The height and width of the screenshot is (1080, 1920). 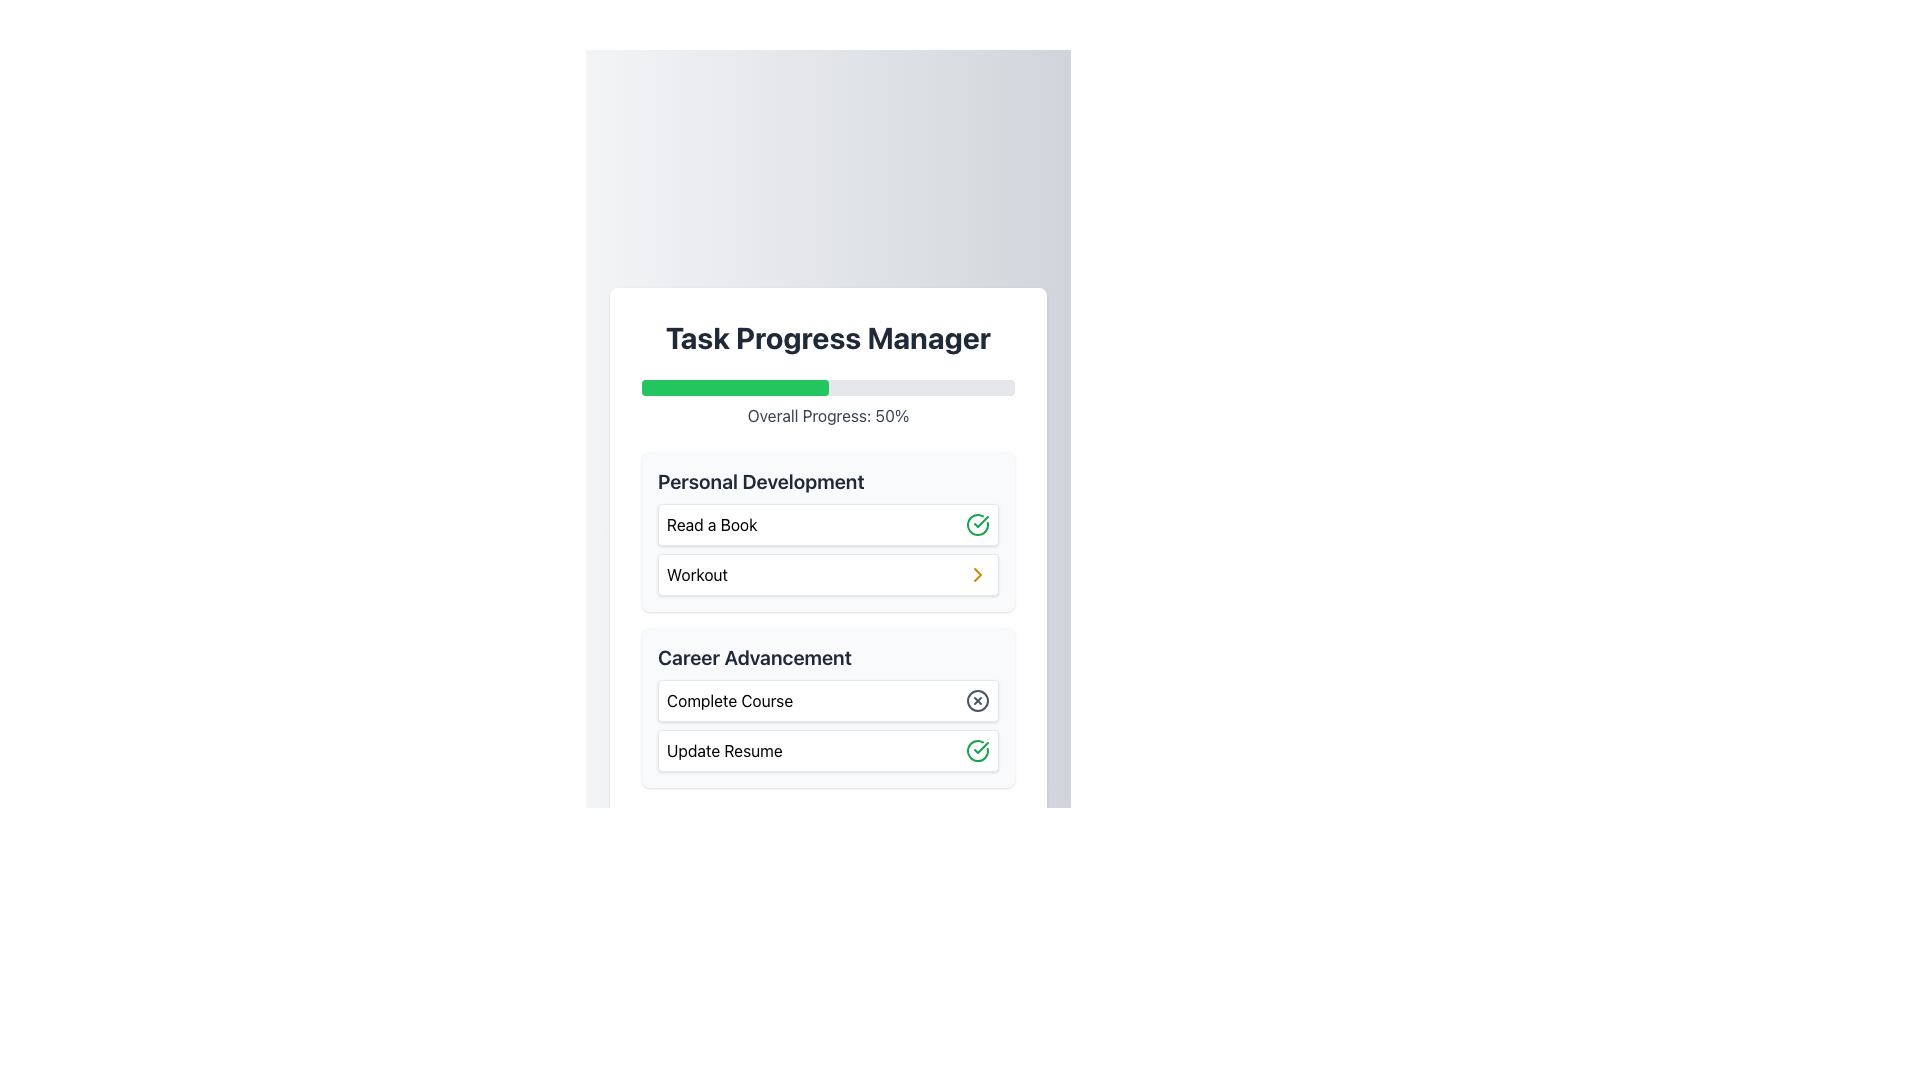 What do you see at coordinates (978, 751) in the screenshot?
I see `the completion icon for the 'Update Resume' task located in the rightmost section of the 'Career Advancement' category` at bounding box center [978, 751].